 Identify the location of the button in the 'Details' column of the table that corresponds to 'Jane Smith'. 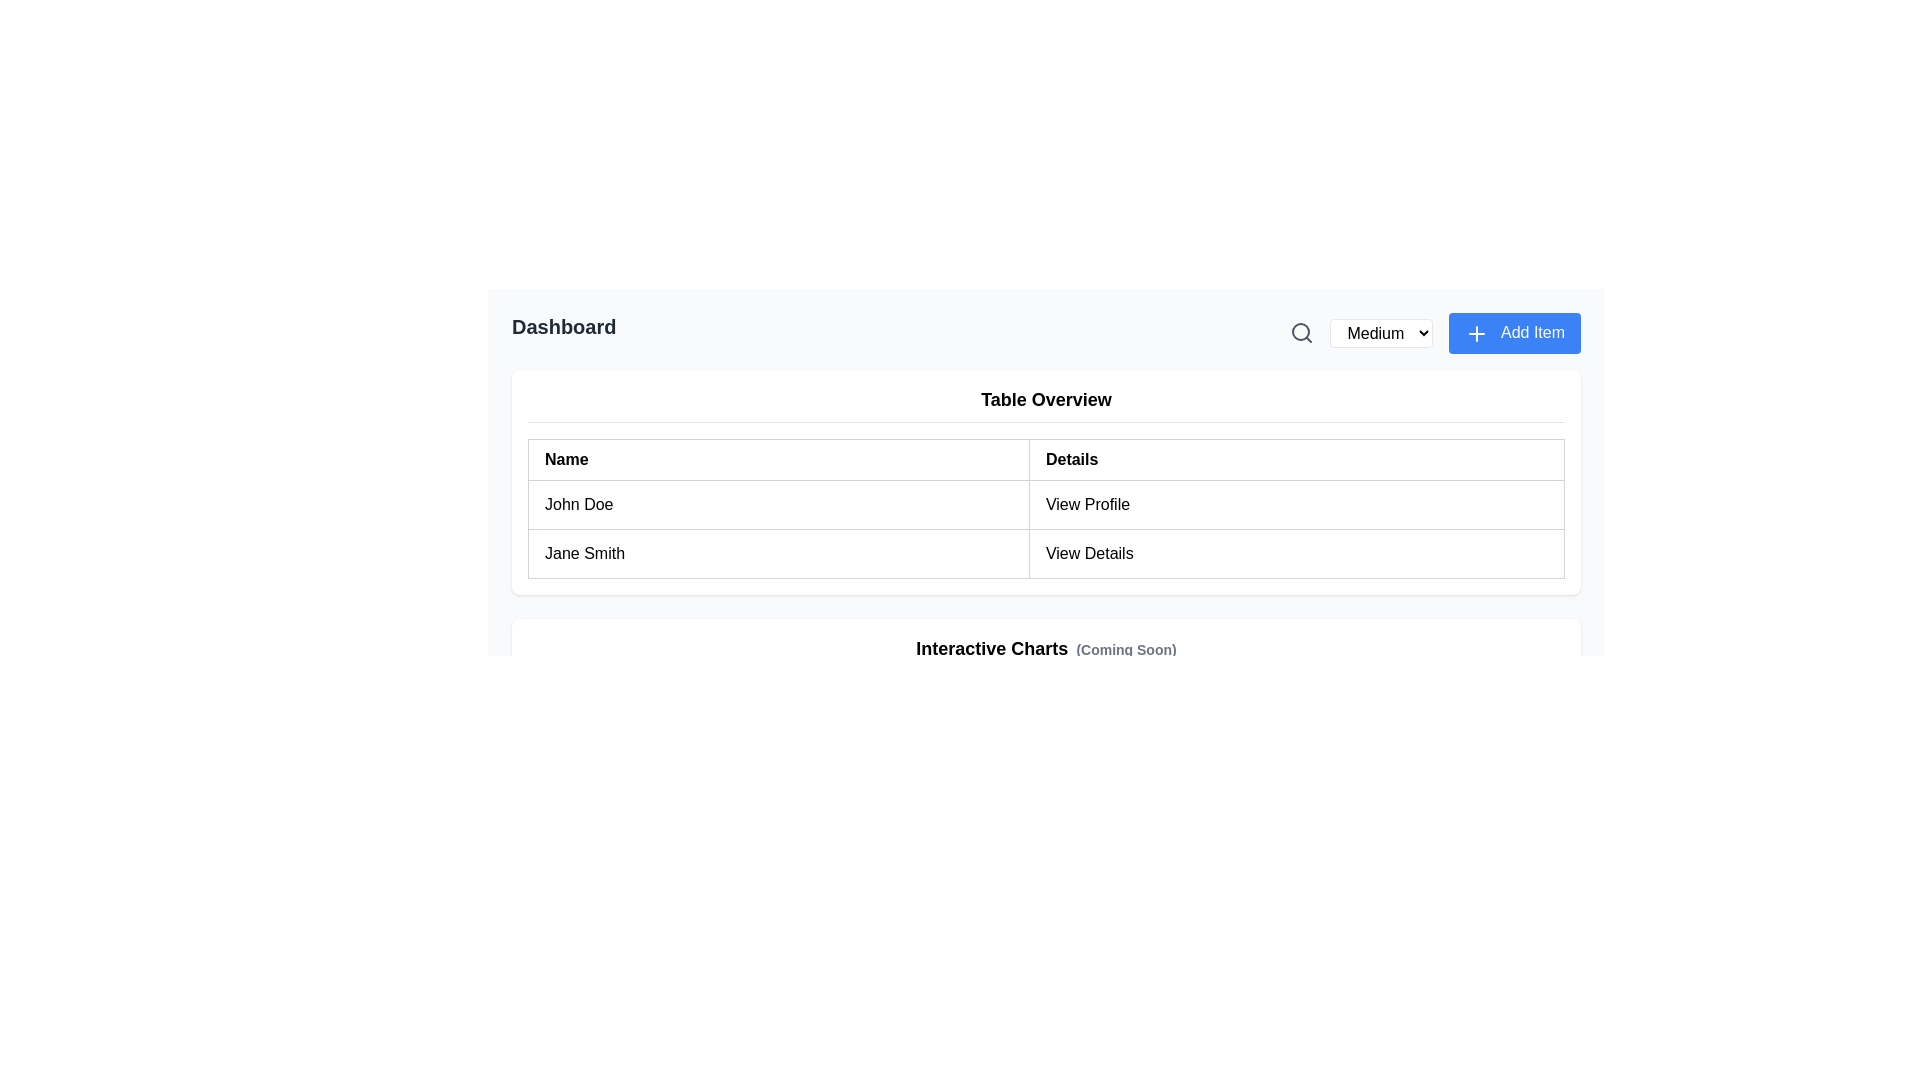
(1296, 553).